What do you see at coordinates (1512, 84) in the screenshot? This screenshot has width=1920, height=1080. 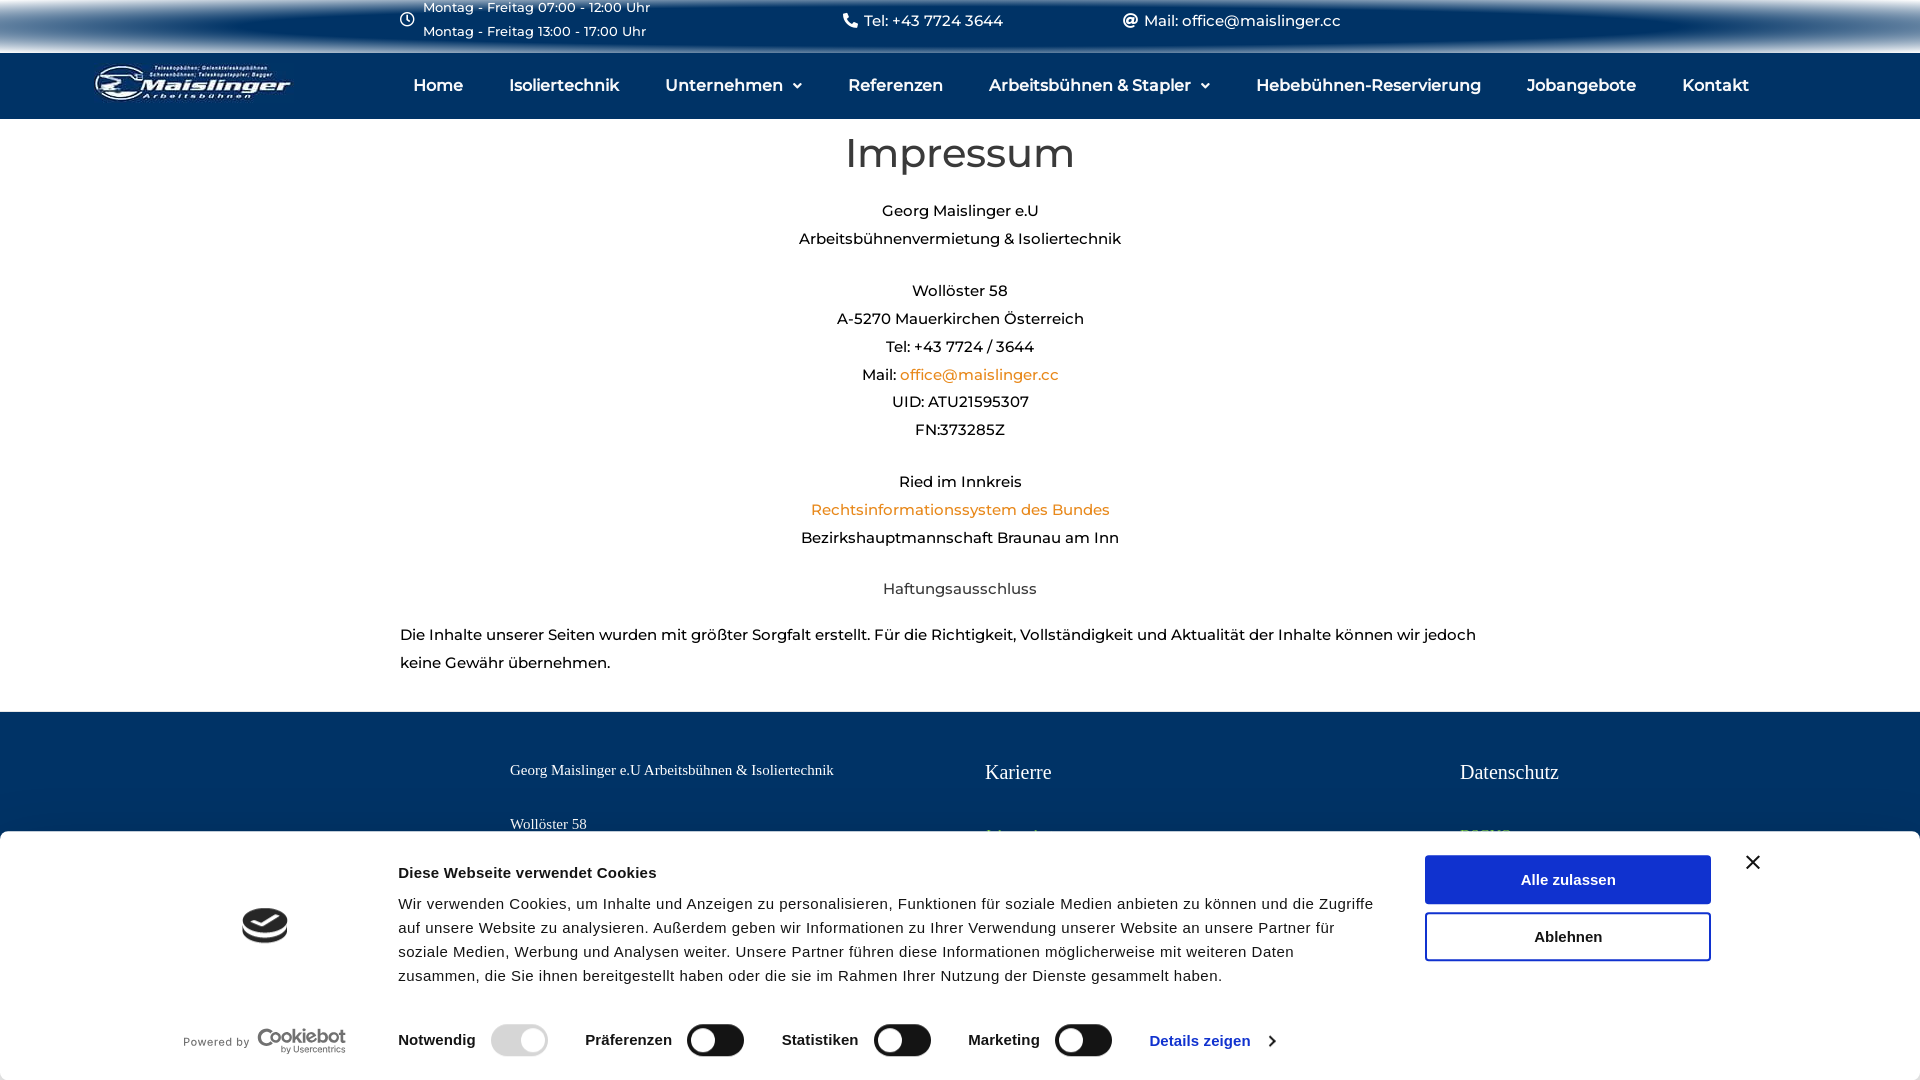 I see `'Jobangebote'` at bounding box center [1512, 84].